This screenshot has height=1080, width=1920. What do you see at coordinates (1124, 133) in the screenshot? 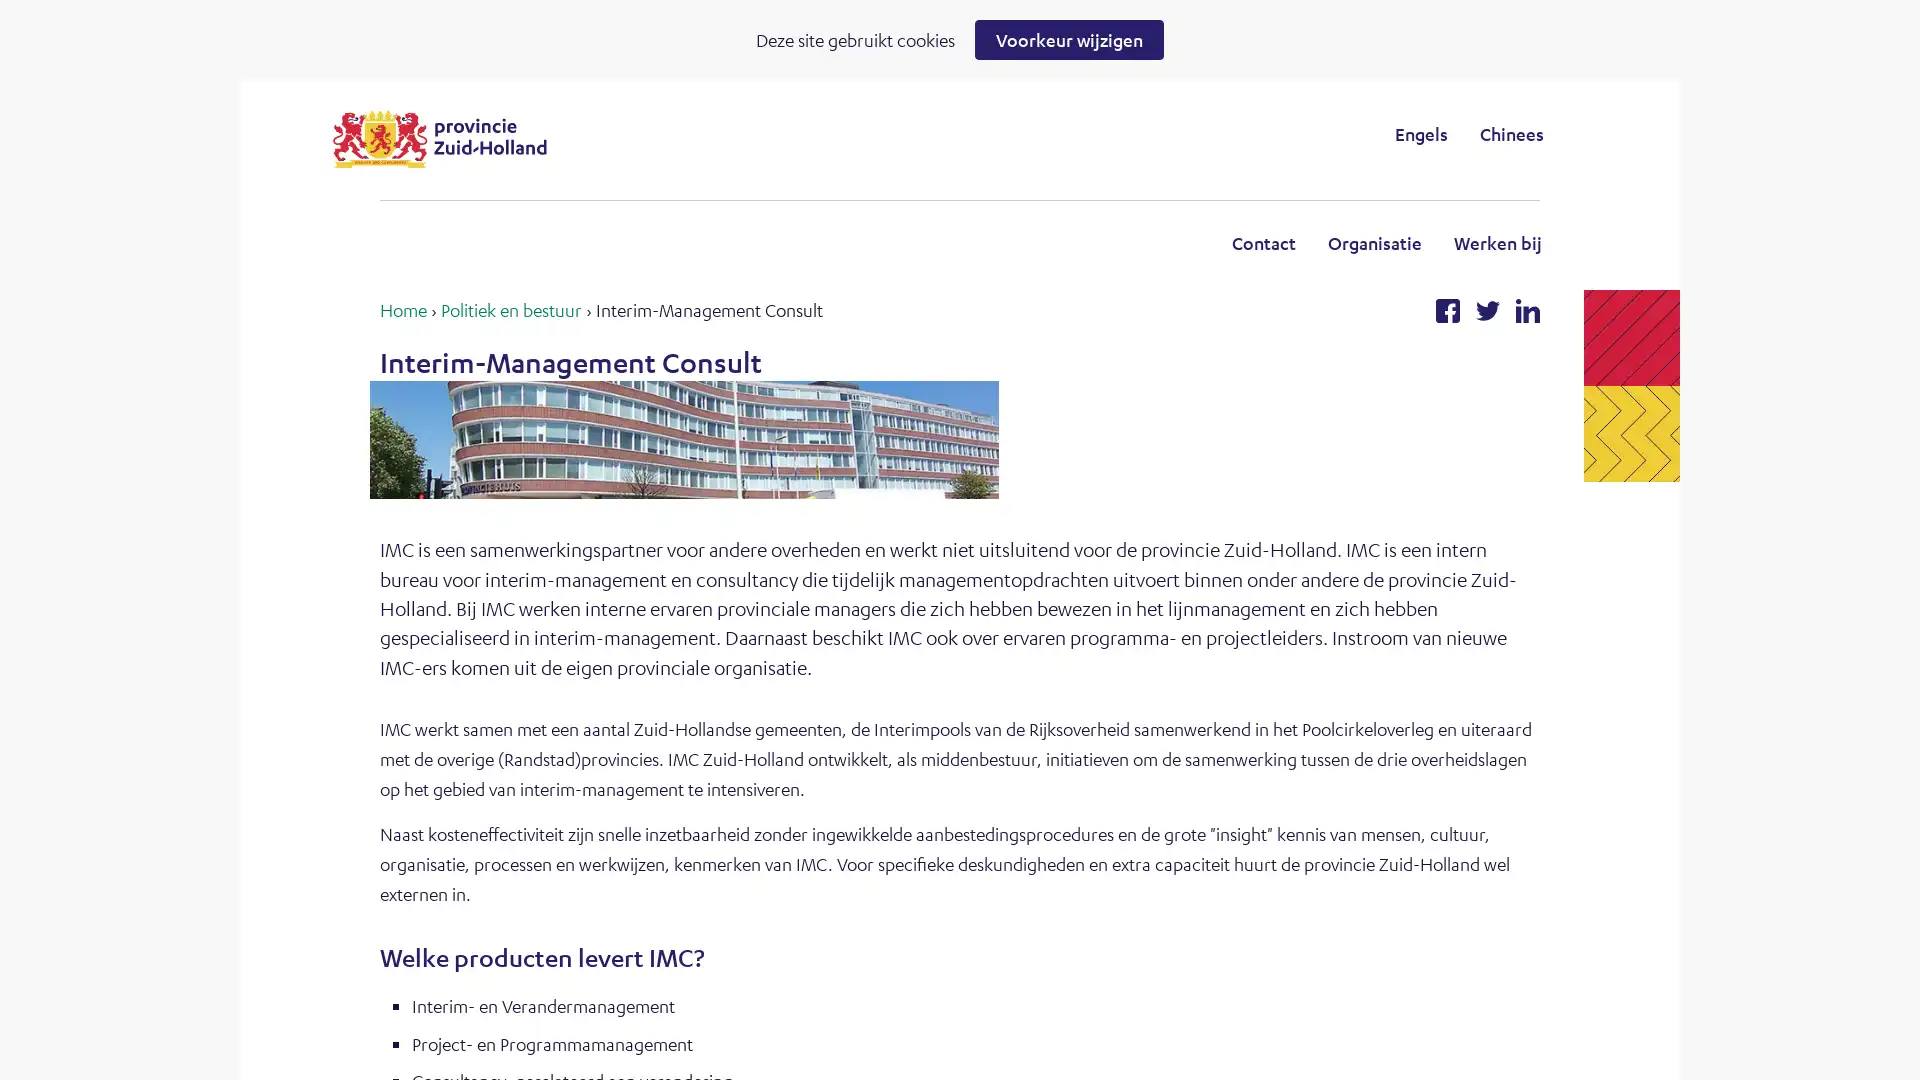
I see `Zoeken` at bounding box center [1124, 133].